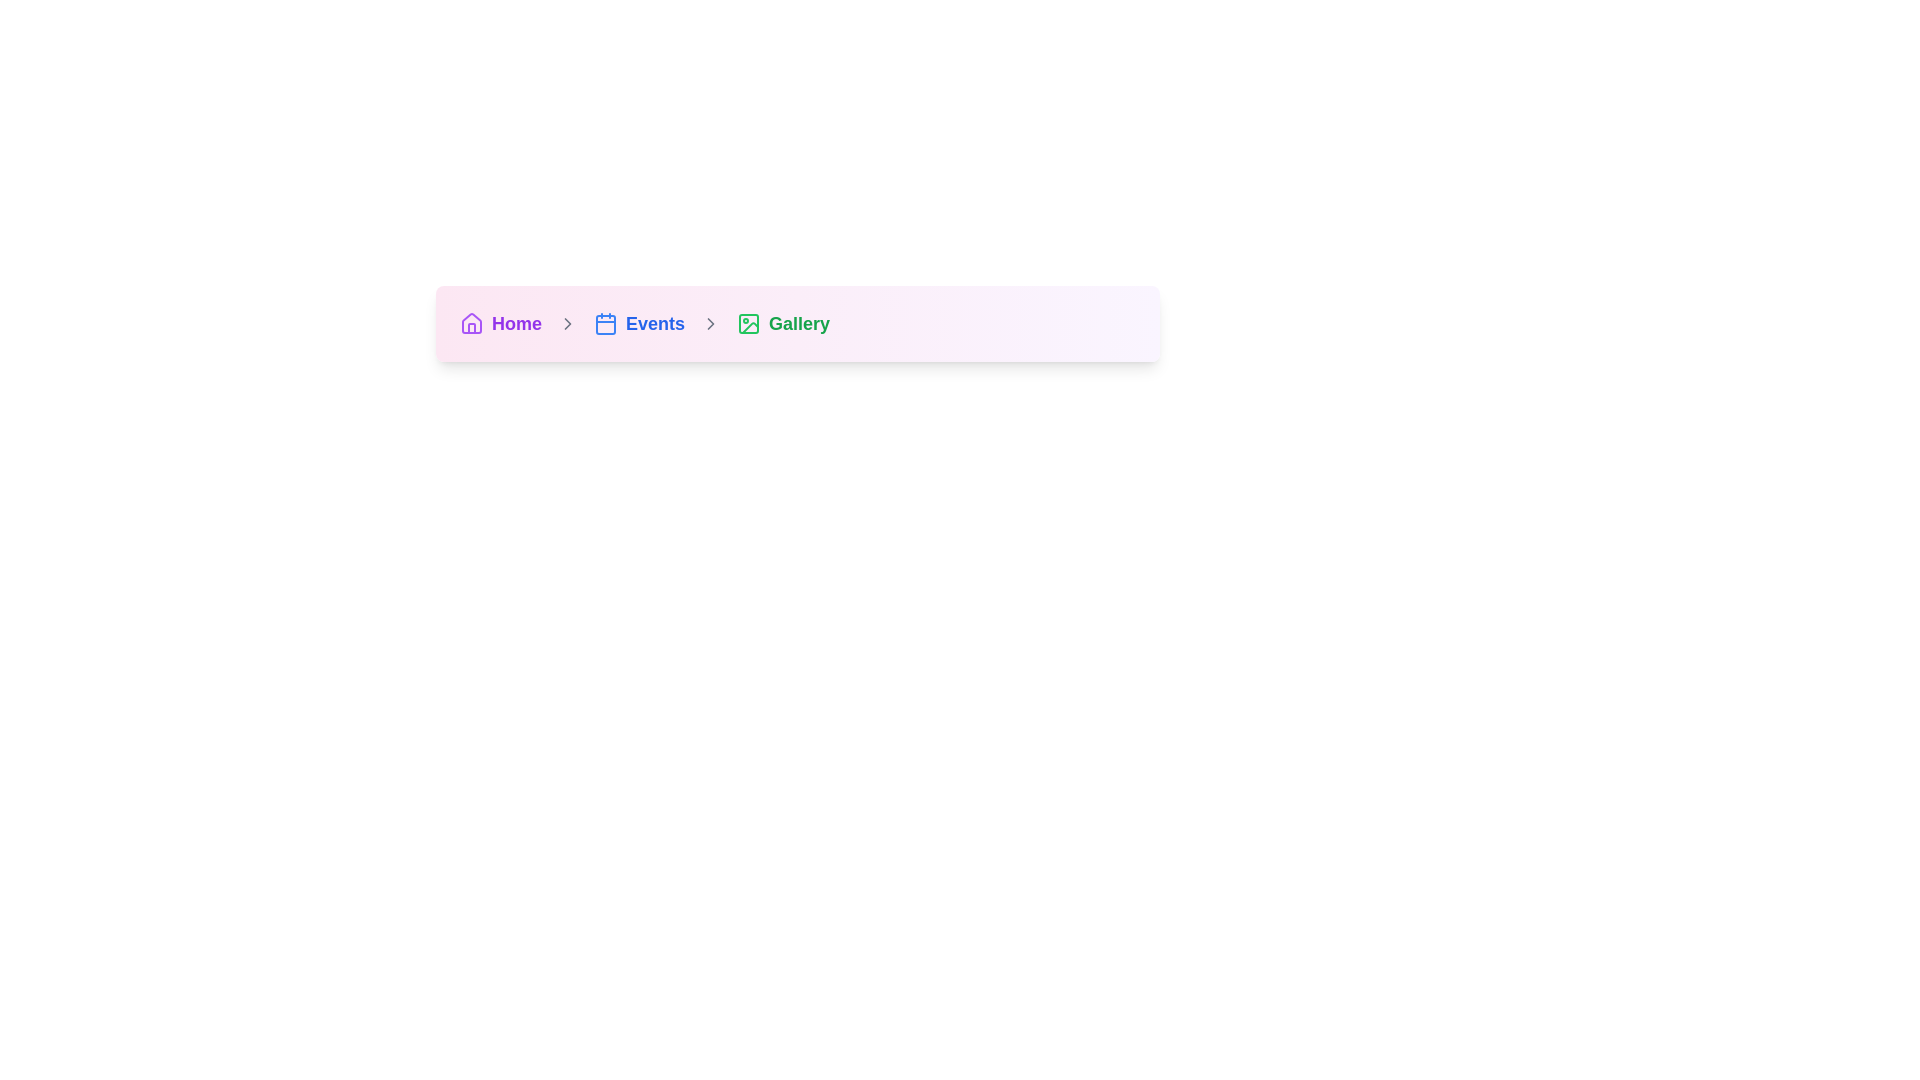 The width and height of the screenshot is (1920, 1080). What do you see at coordinates (710, 323) in the screenshot?
I see `the rightward-pointing chevron icon that serves as a separator between the 'Events' and 'Gallery' sections in the breadcrumb navigation bar` at bounding box center [710, 323].